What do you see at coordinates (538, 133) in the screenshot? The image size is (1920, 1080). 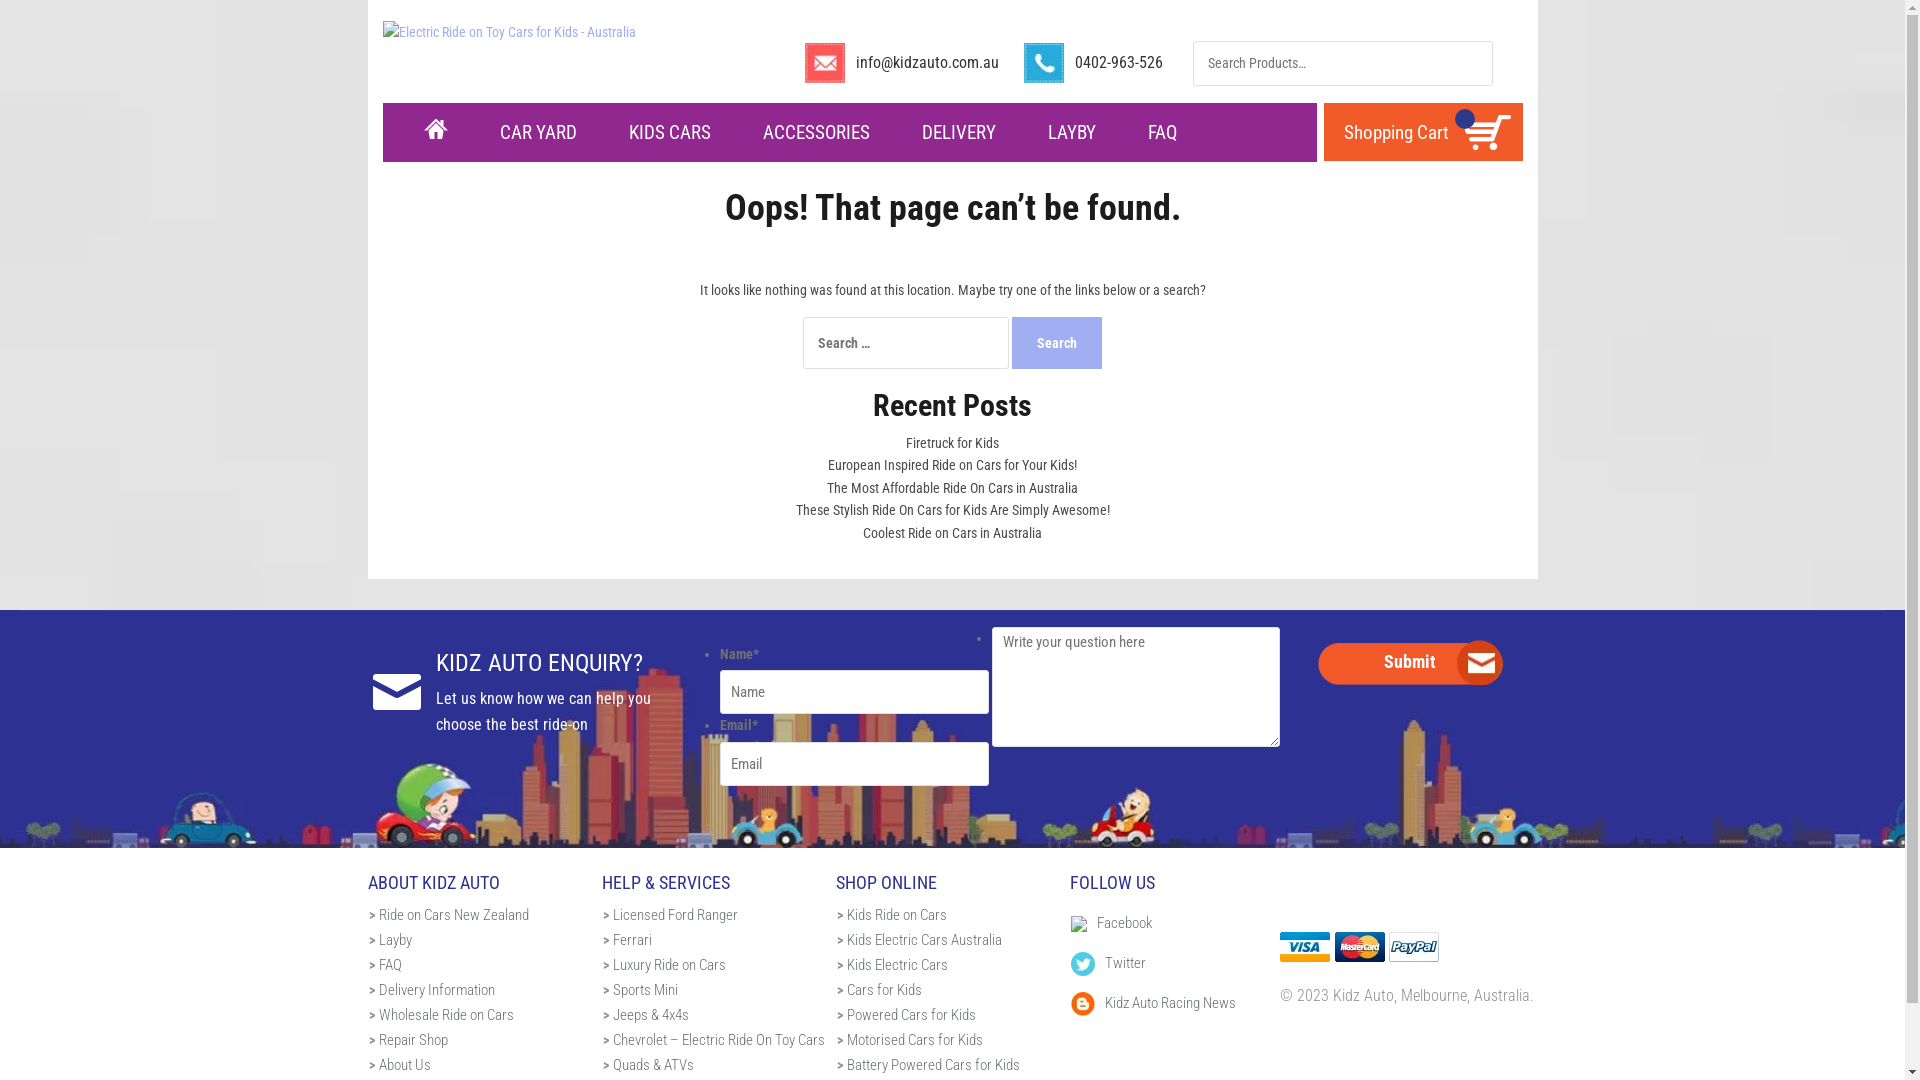 I see `'CAR YARD'` at bounding box center [538, 133].